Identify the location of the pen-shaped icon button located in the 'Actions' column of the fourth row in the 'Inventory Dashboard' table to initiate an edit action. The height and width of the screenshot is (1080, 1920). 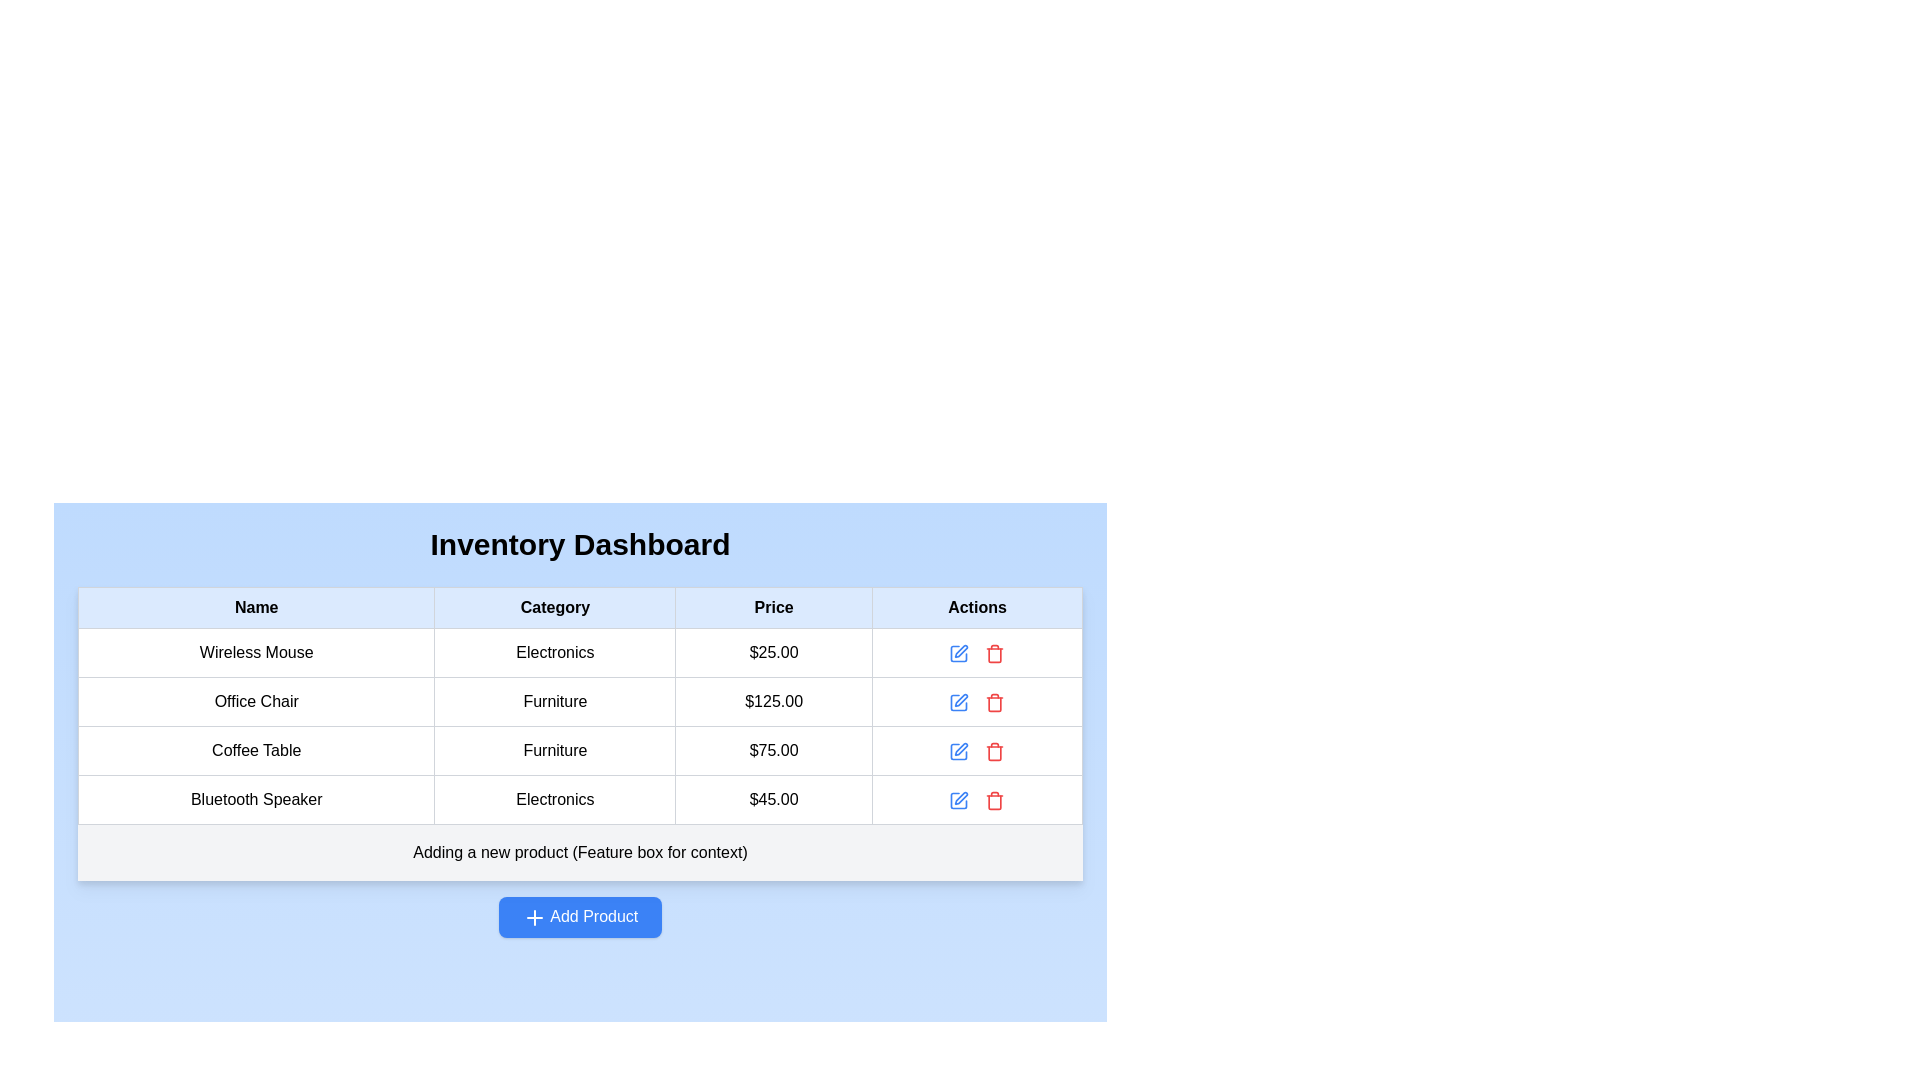
(961, 797).